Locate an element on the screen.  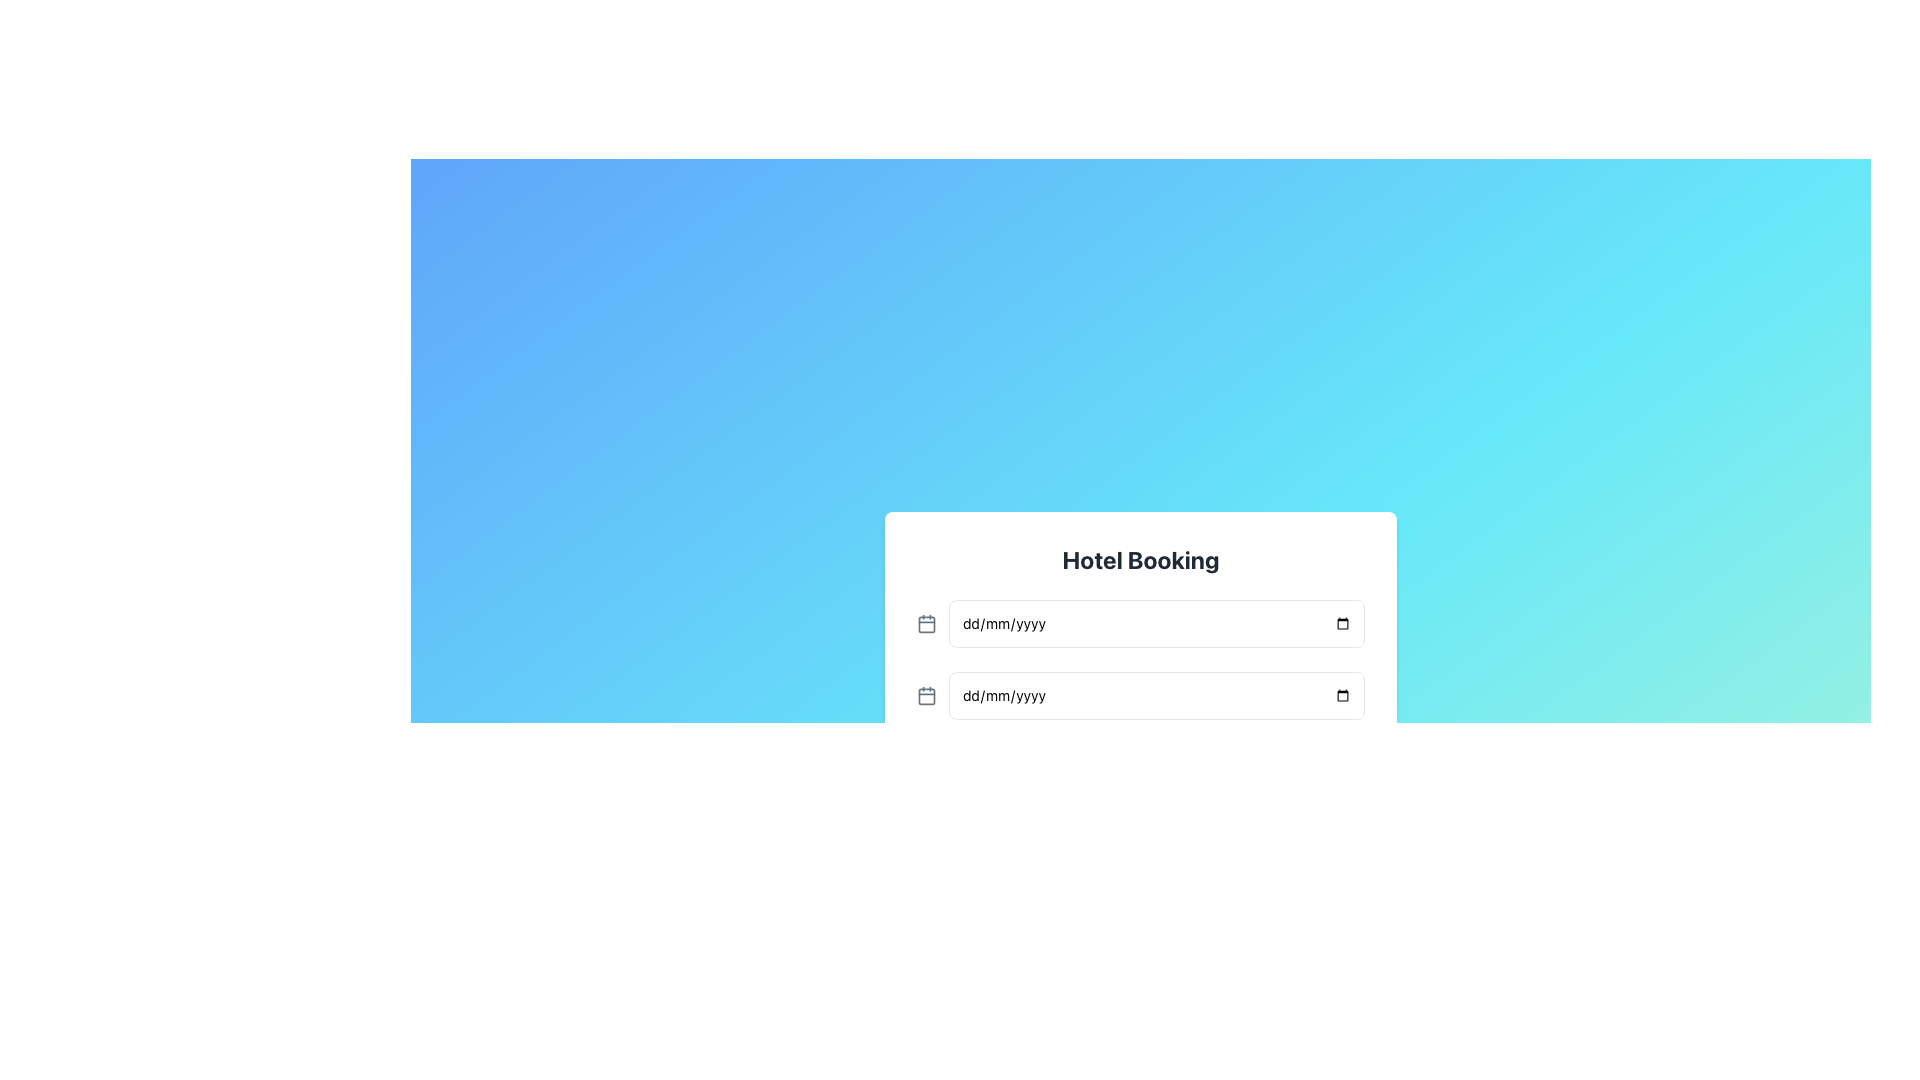
the date selection icon located to the left of the date input field is located at coordinates (925, 694).